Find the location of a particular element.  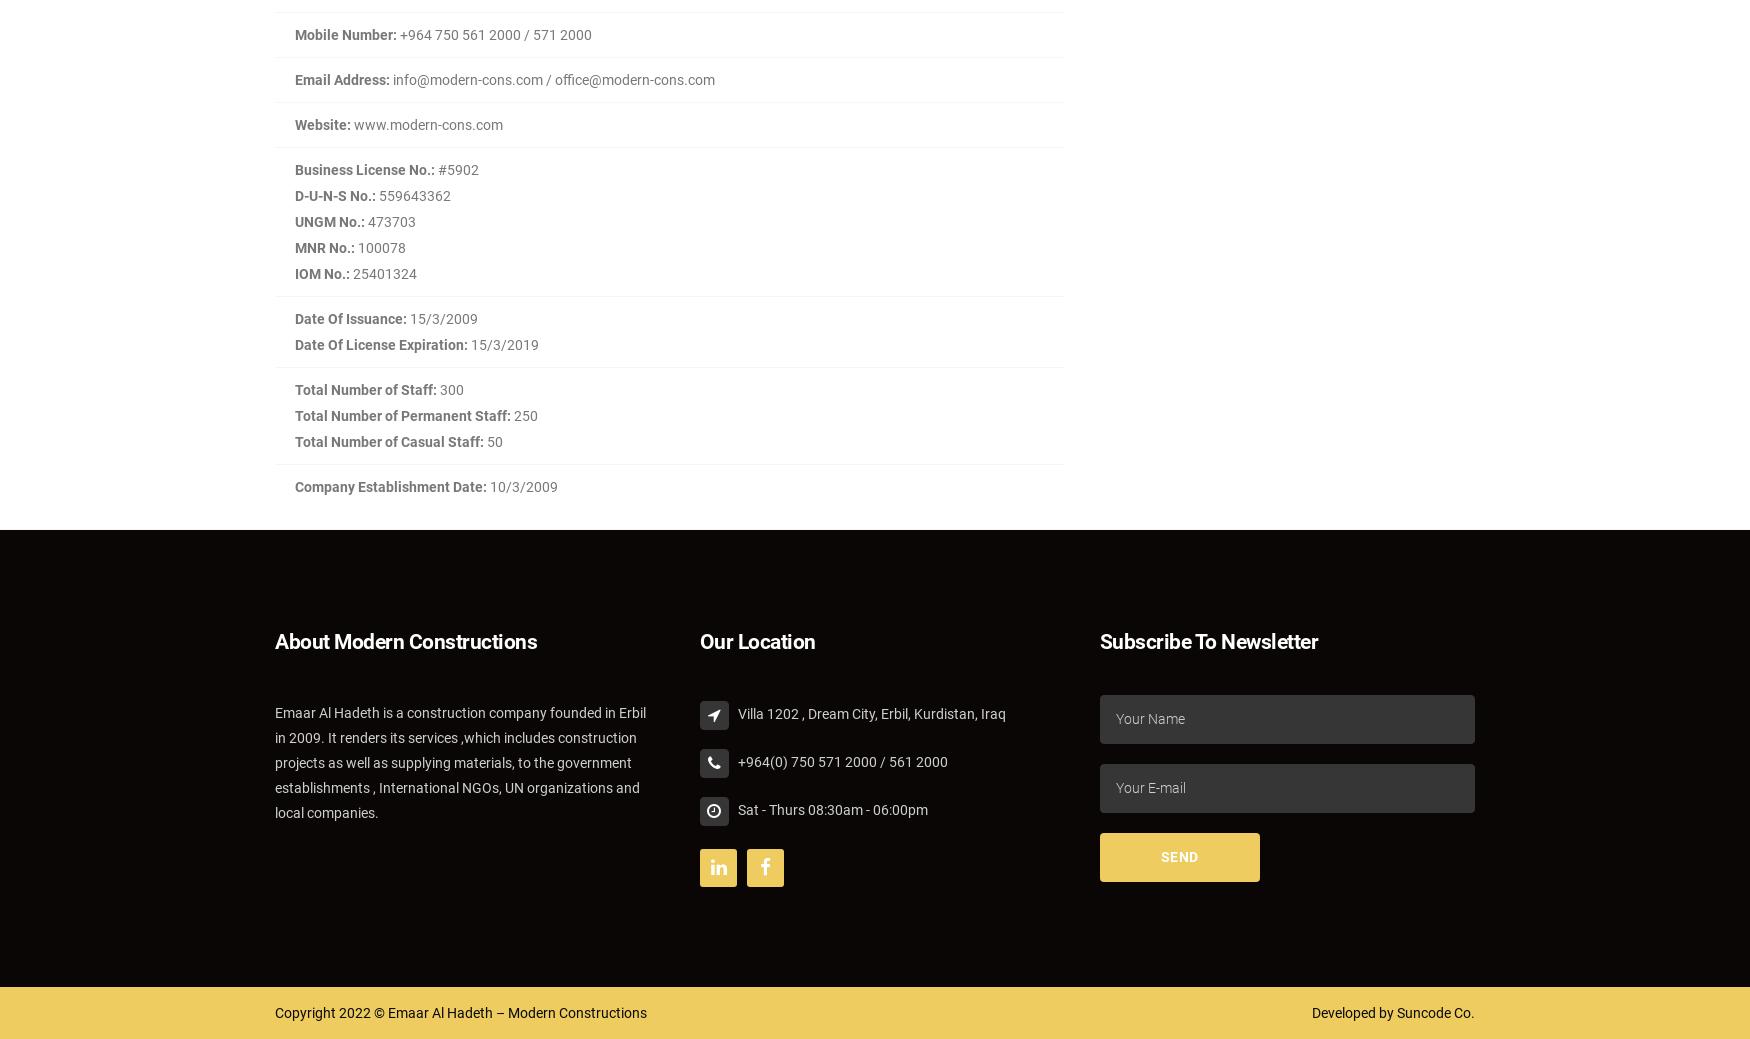

'Subscribe To Newsletter' is located at coordinates (1099, 641).